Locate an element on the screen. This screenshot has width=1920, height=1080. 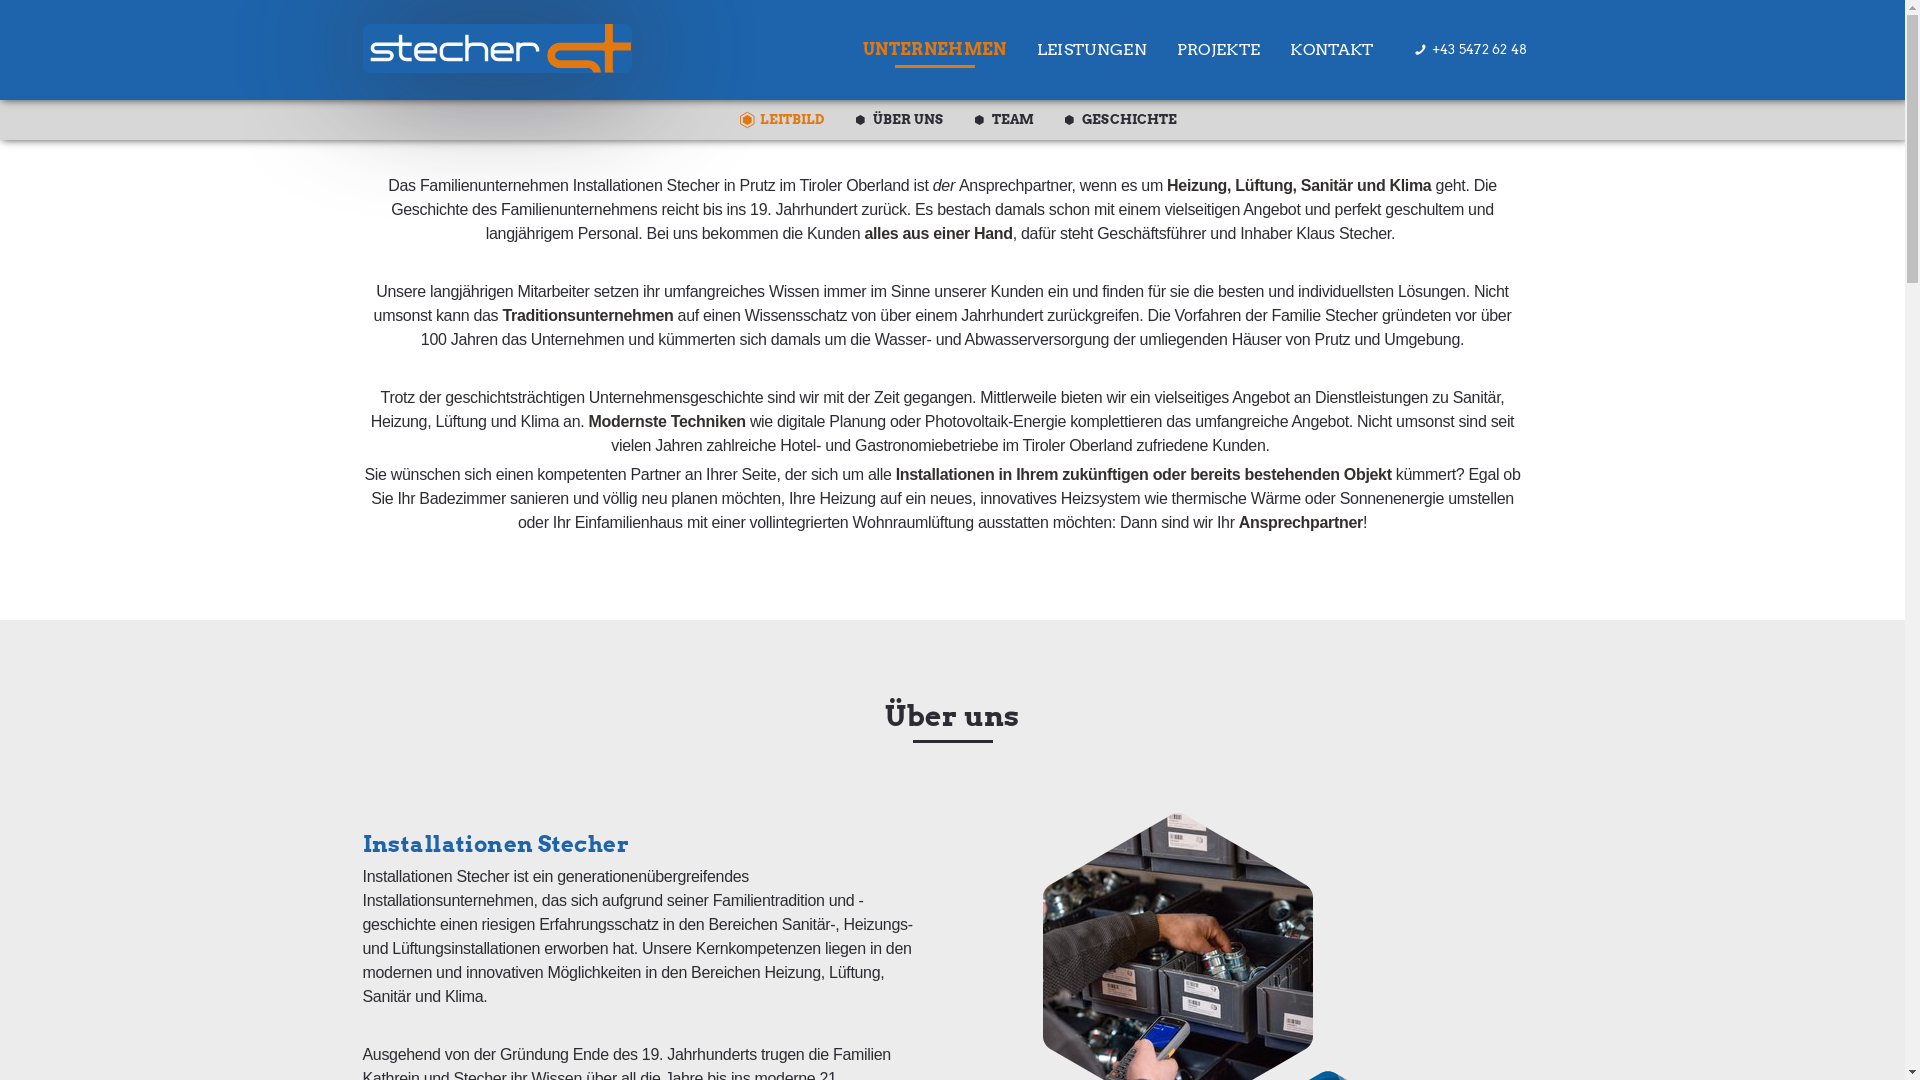
'+43 5472 62 48' is located at coordinates (1470, 42).